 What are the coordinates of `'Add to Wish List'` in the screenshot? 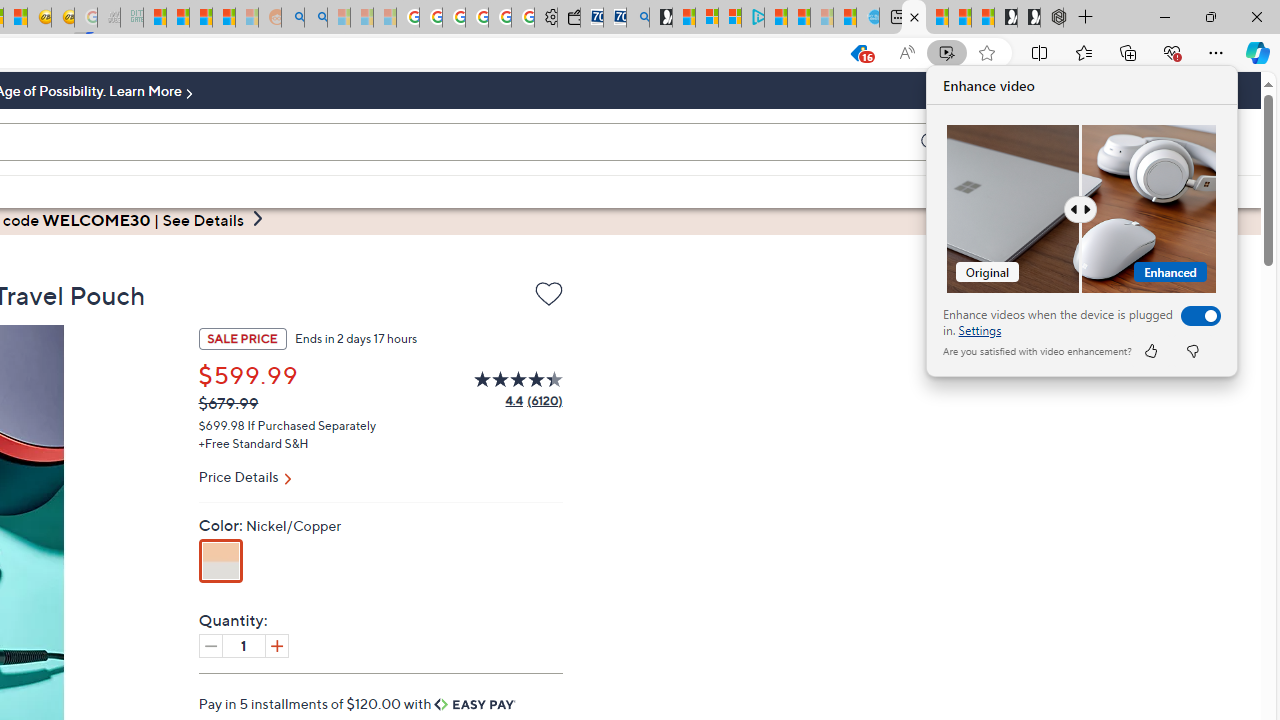 It's located at (548, 297).